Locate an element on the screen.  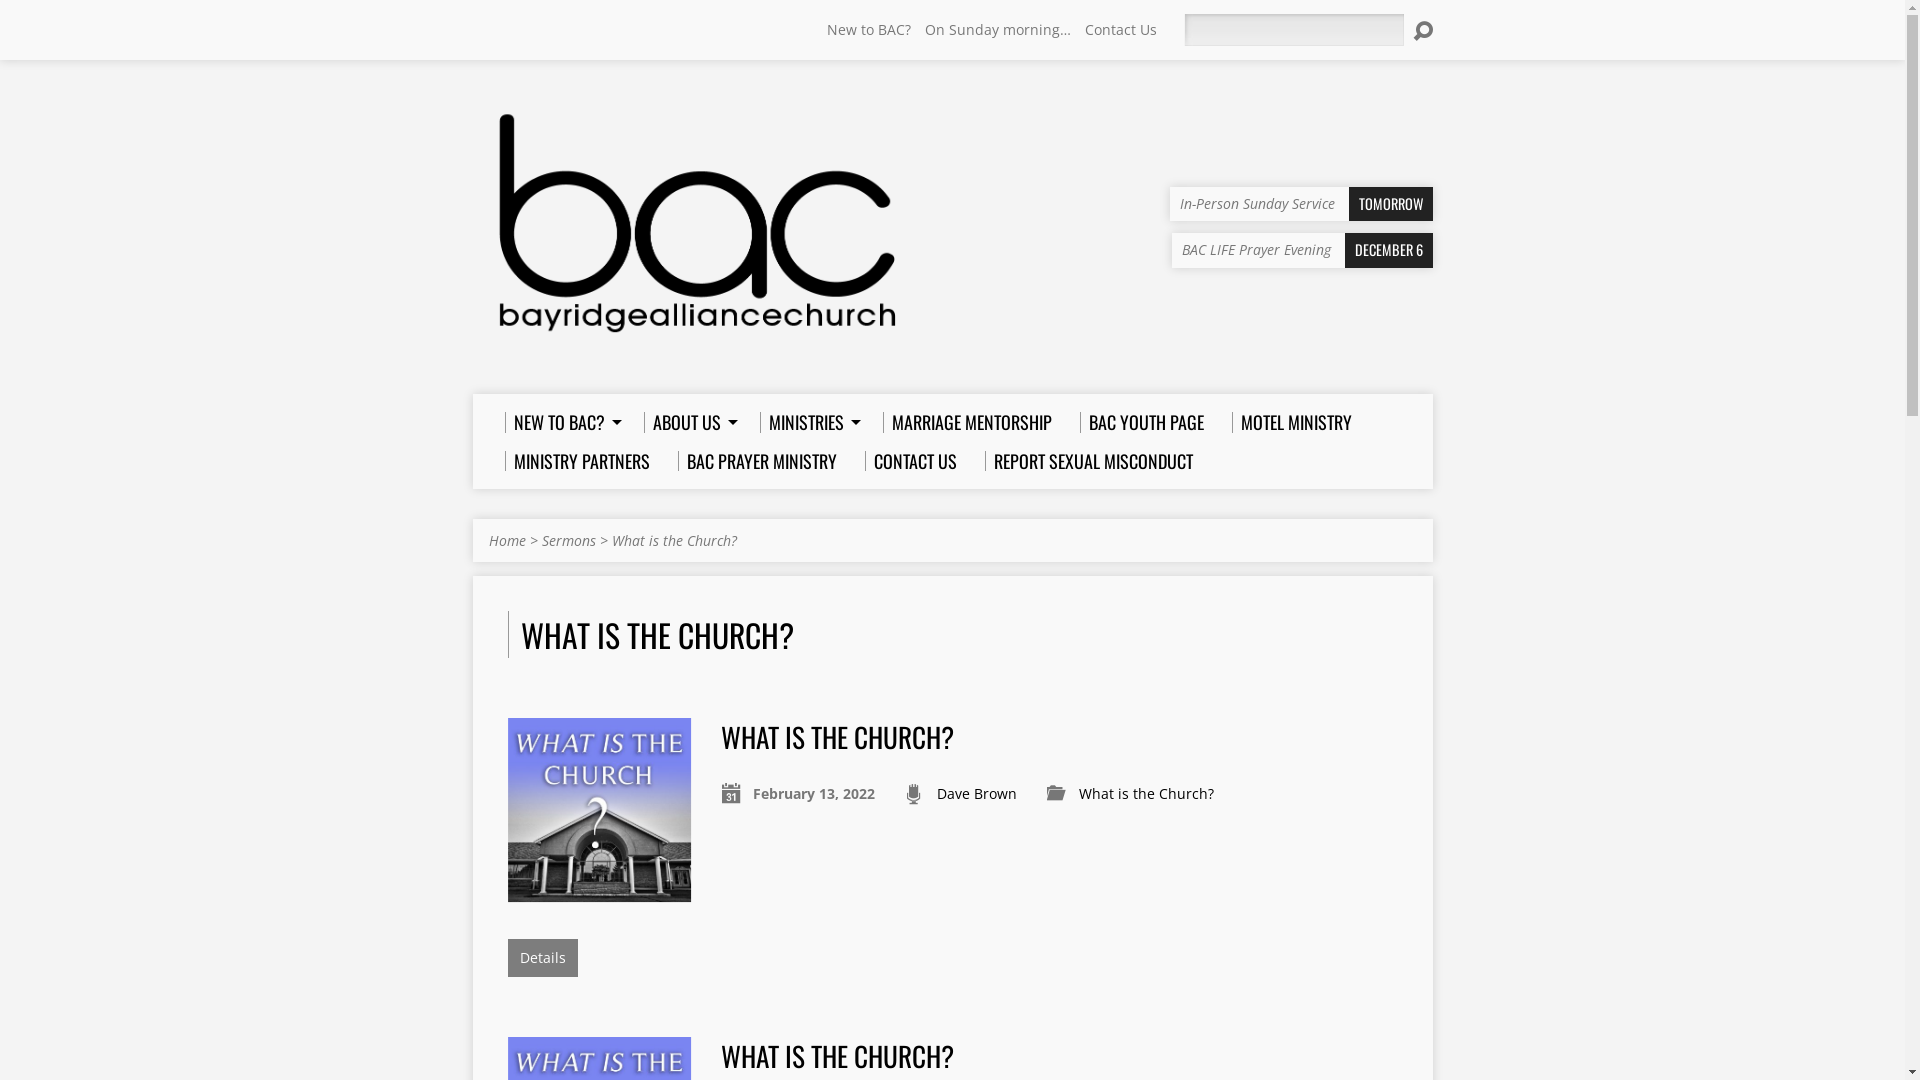
'MINISTRY PARTNERS' is located at coordinates (575, 461).